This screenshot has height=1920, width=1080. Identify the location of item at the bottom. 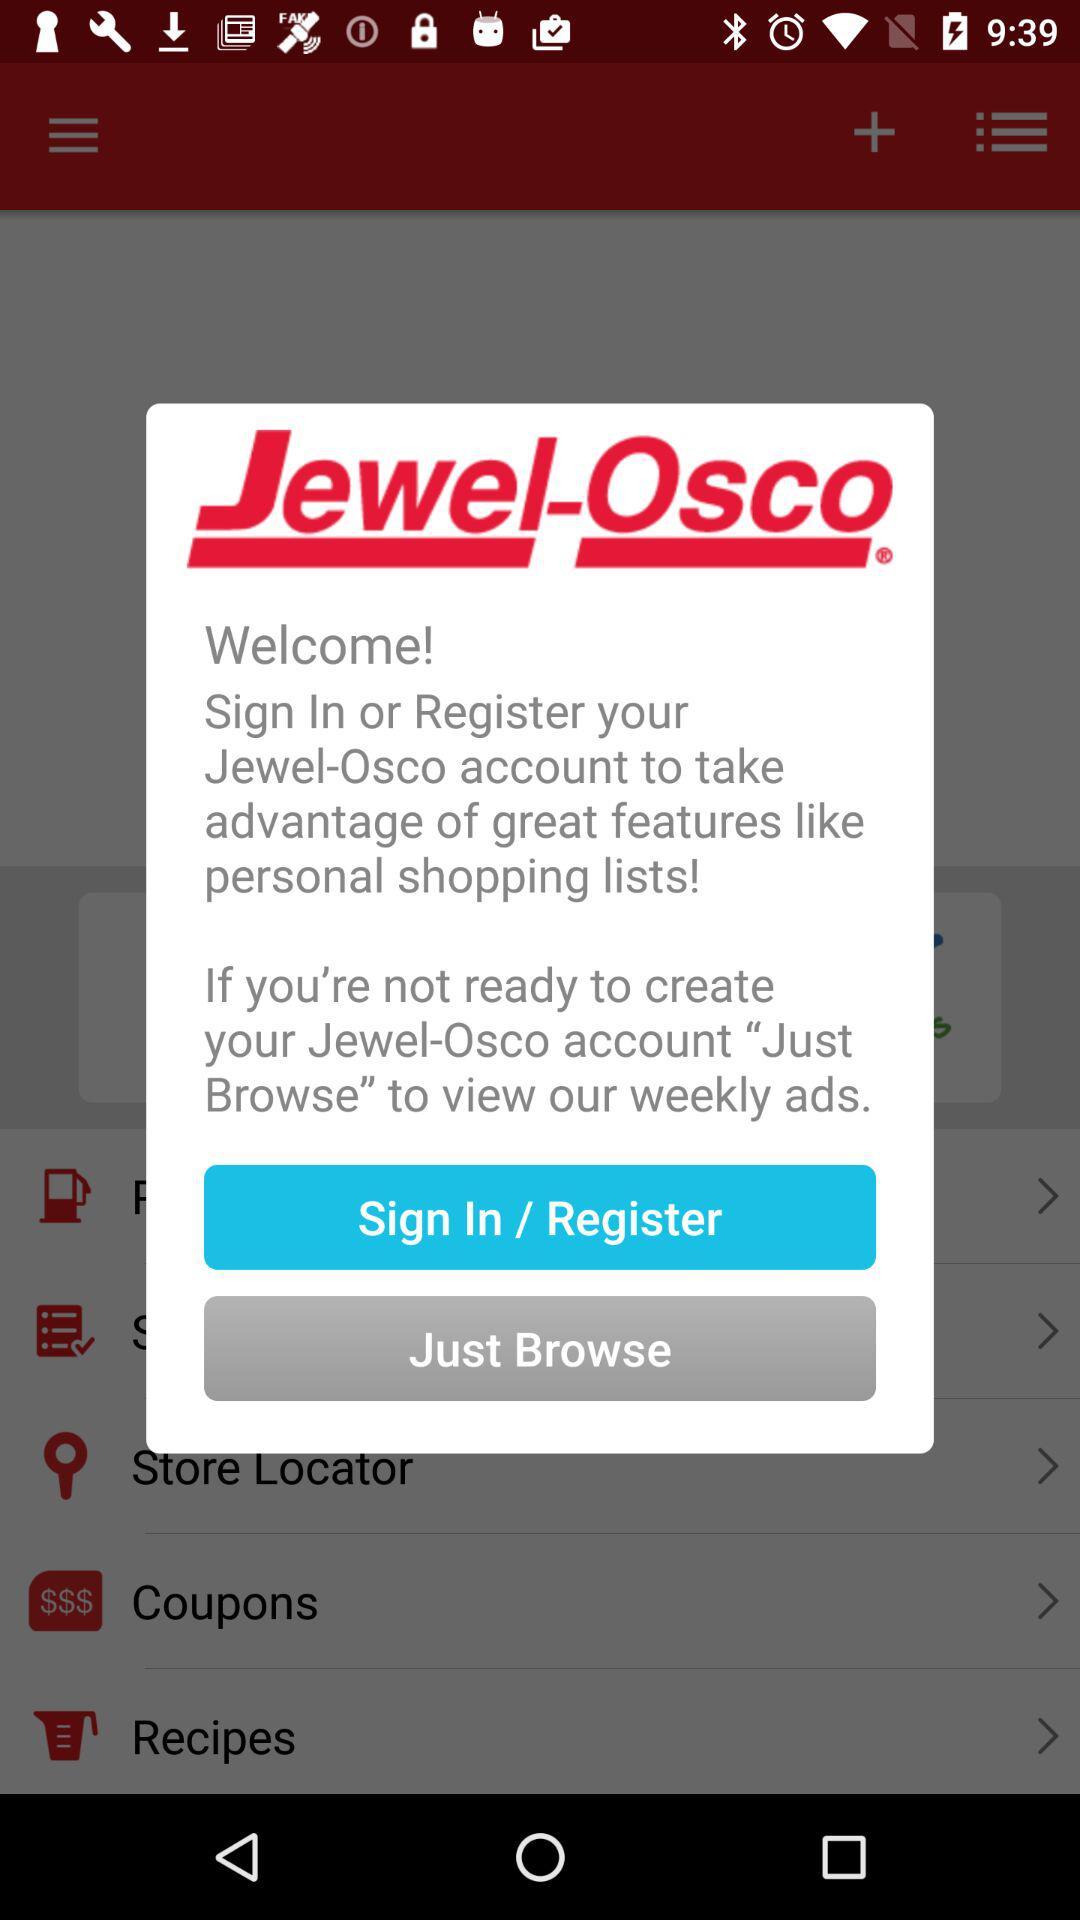
(540, 1316).